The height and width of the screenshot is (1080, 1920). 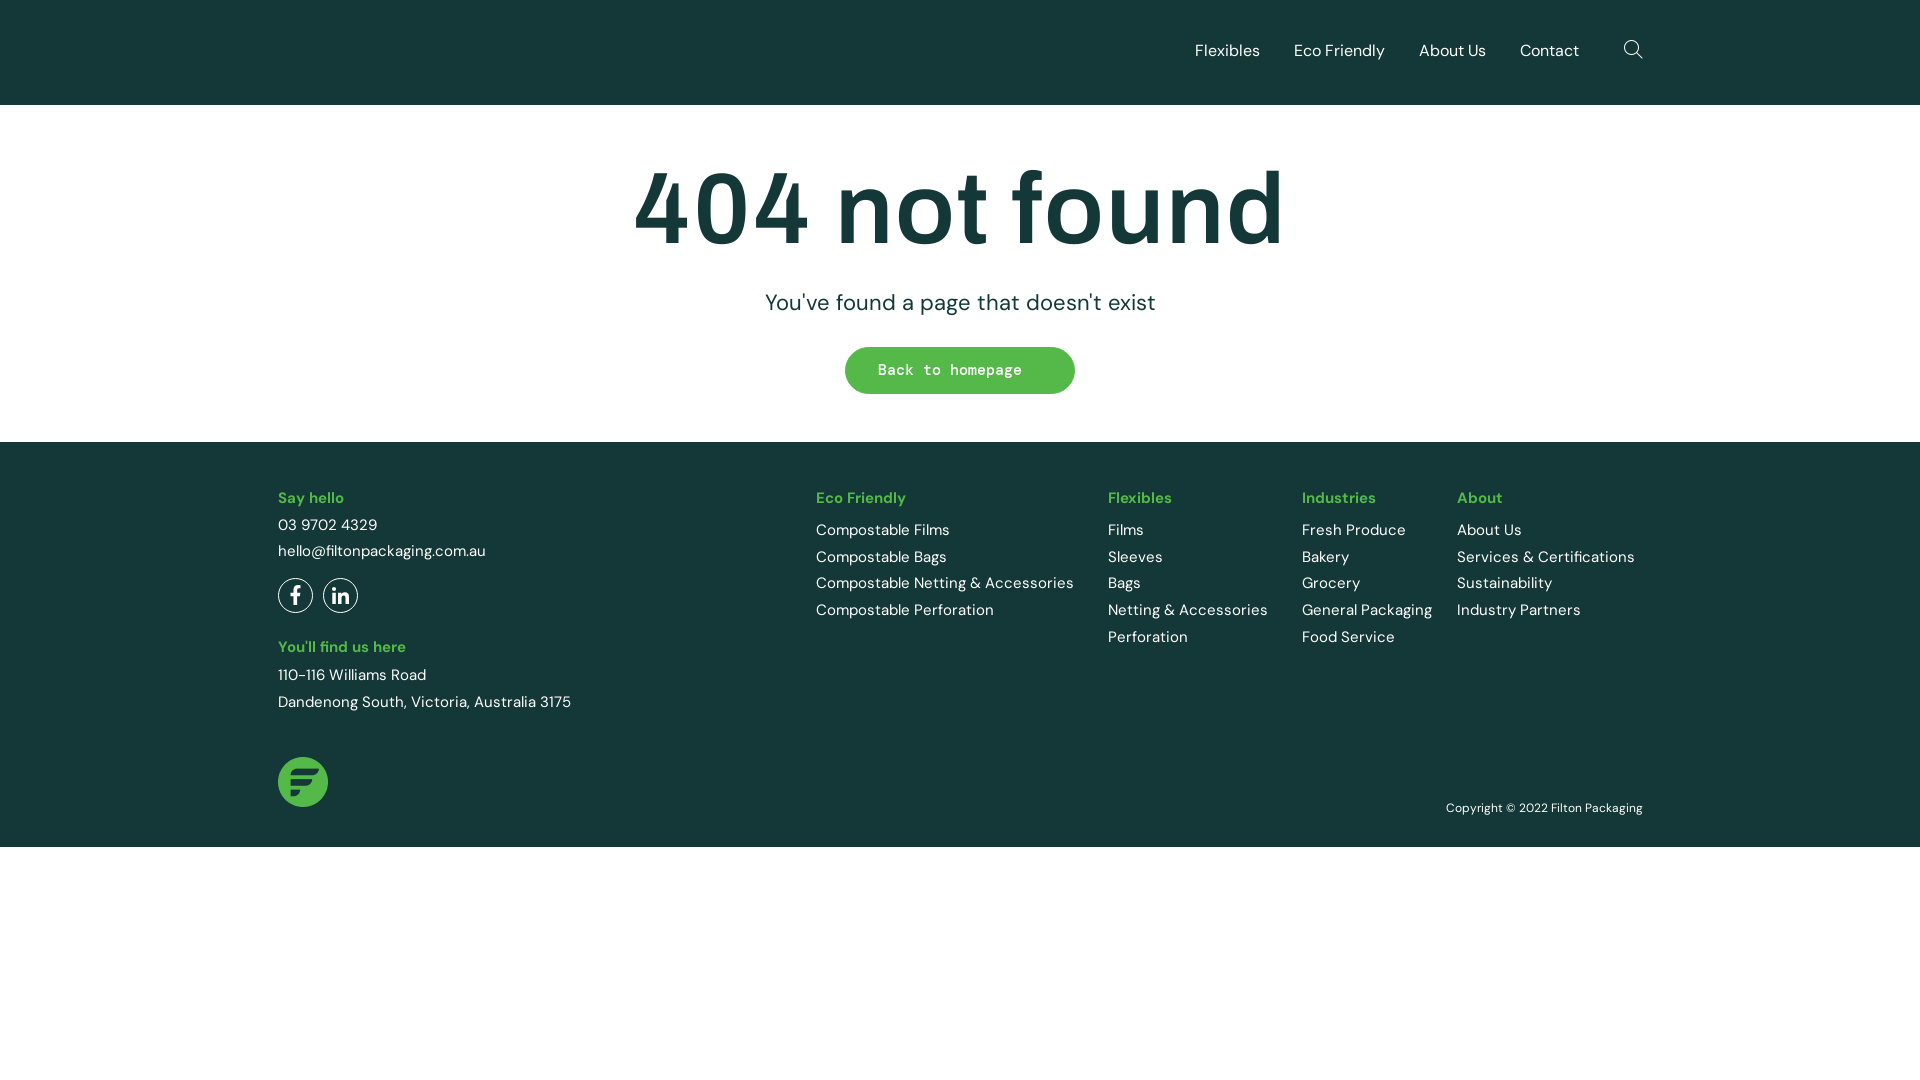 What do you see at coordinates (960, 370) in the screenshot?
I see `'Back to homepage'` at bounding box center [960, 370].